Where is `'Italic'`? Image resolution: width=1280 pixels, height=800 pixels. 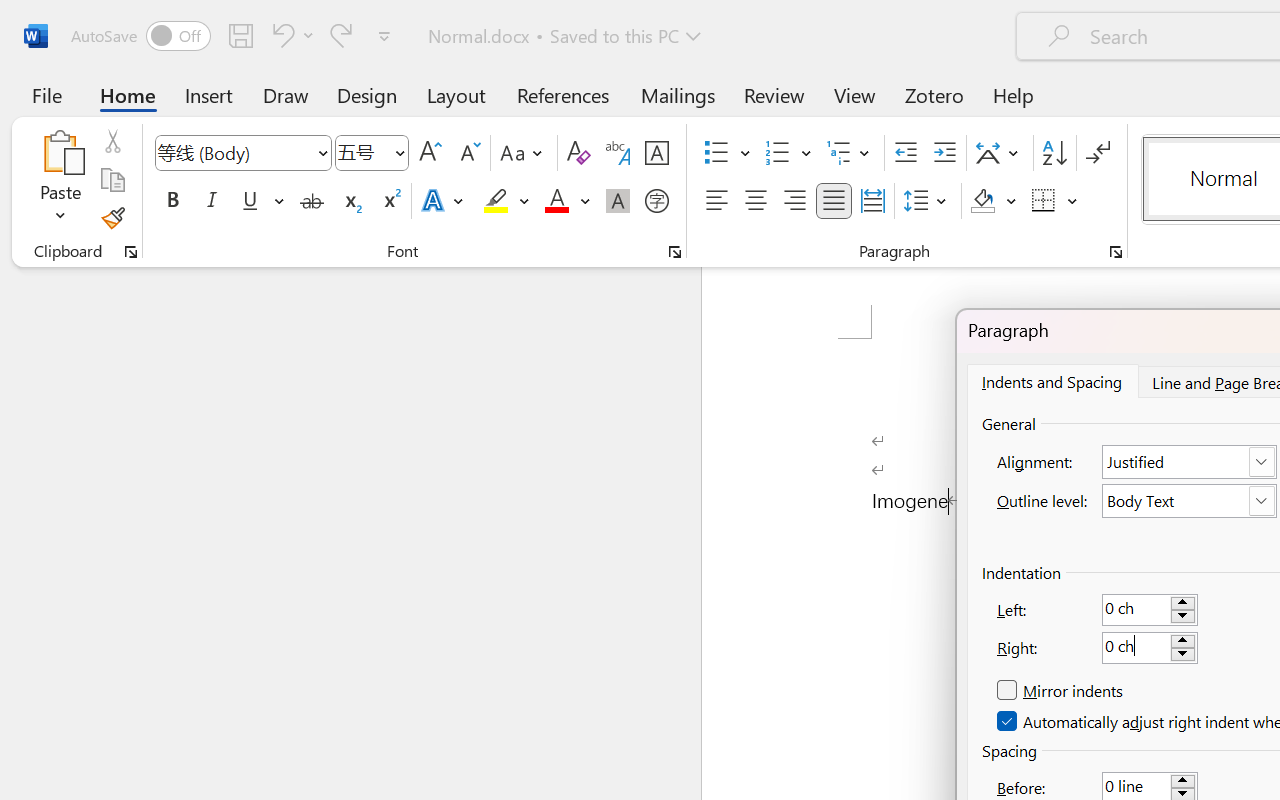
'Italic' is located at coordinates (212, 201).